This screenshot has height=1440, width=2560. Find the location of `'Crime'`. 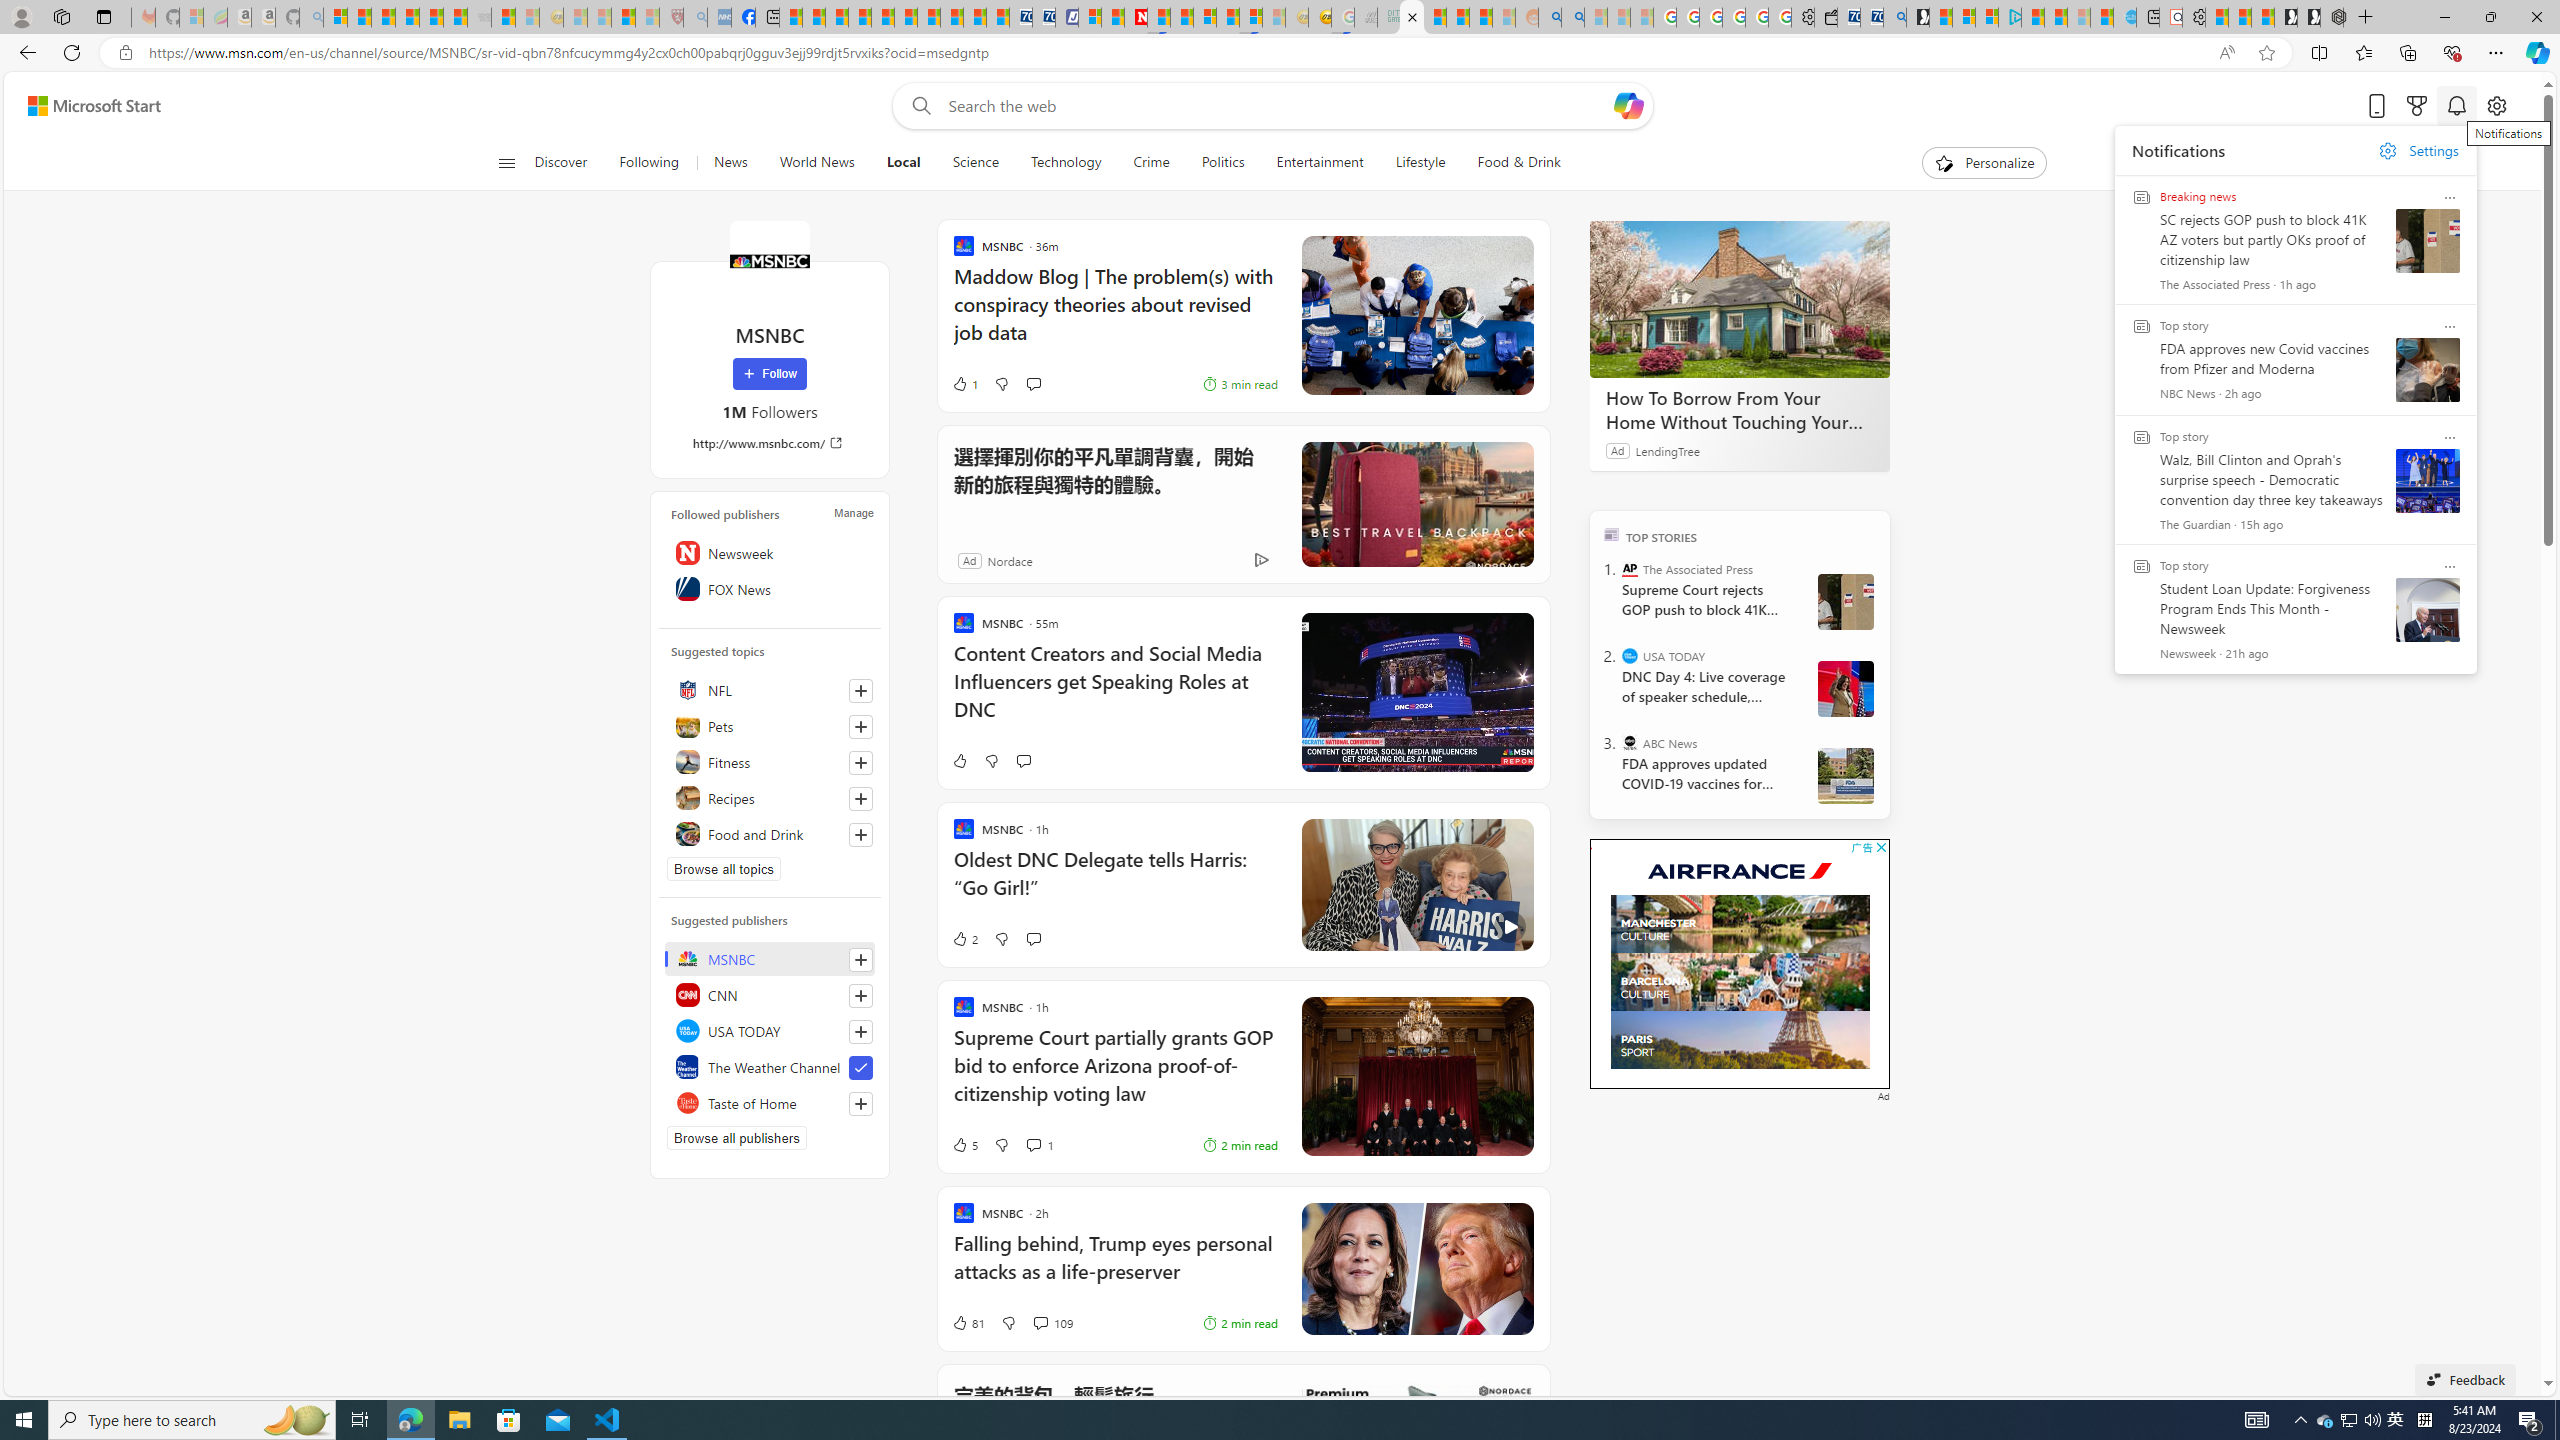

'Crime' is located at coordinates (1151, 162).